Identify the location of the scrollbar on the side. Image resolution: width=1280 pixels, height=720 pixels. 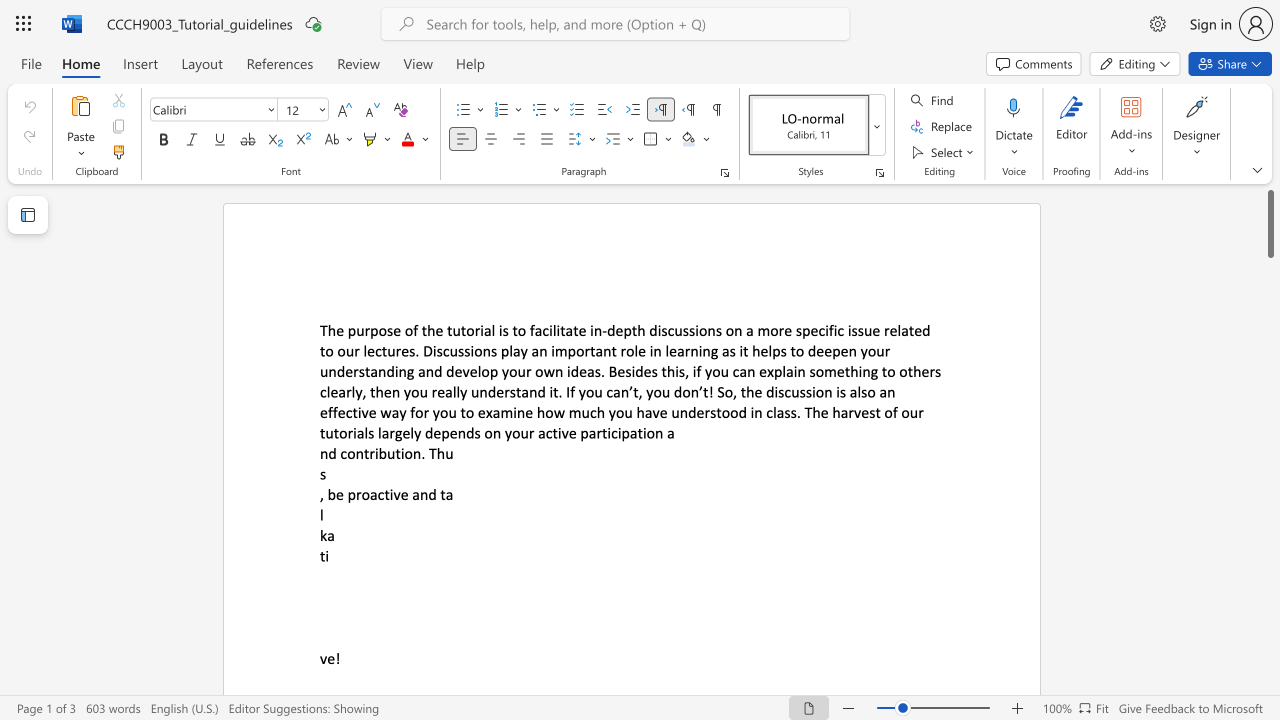
(1269, 438).